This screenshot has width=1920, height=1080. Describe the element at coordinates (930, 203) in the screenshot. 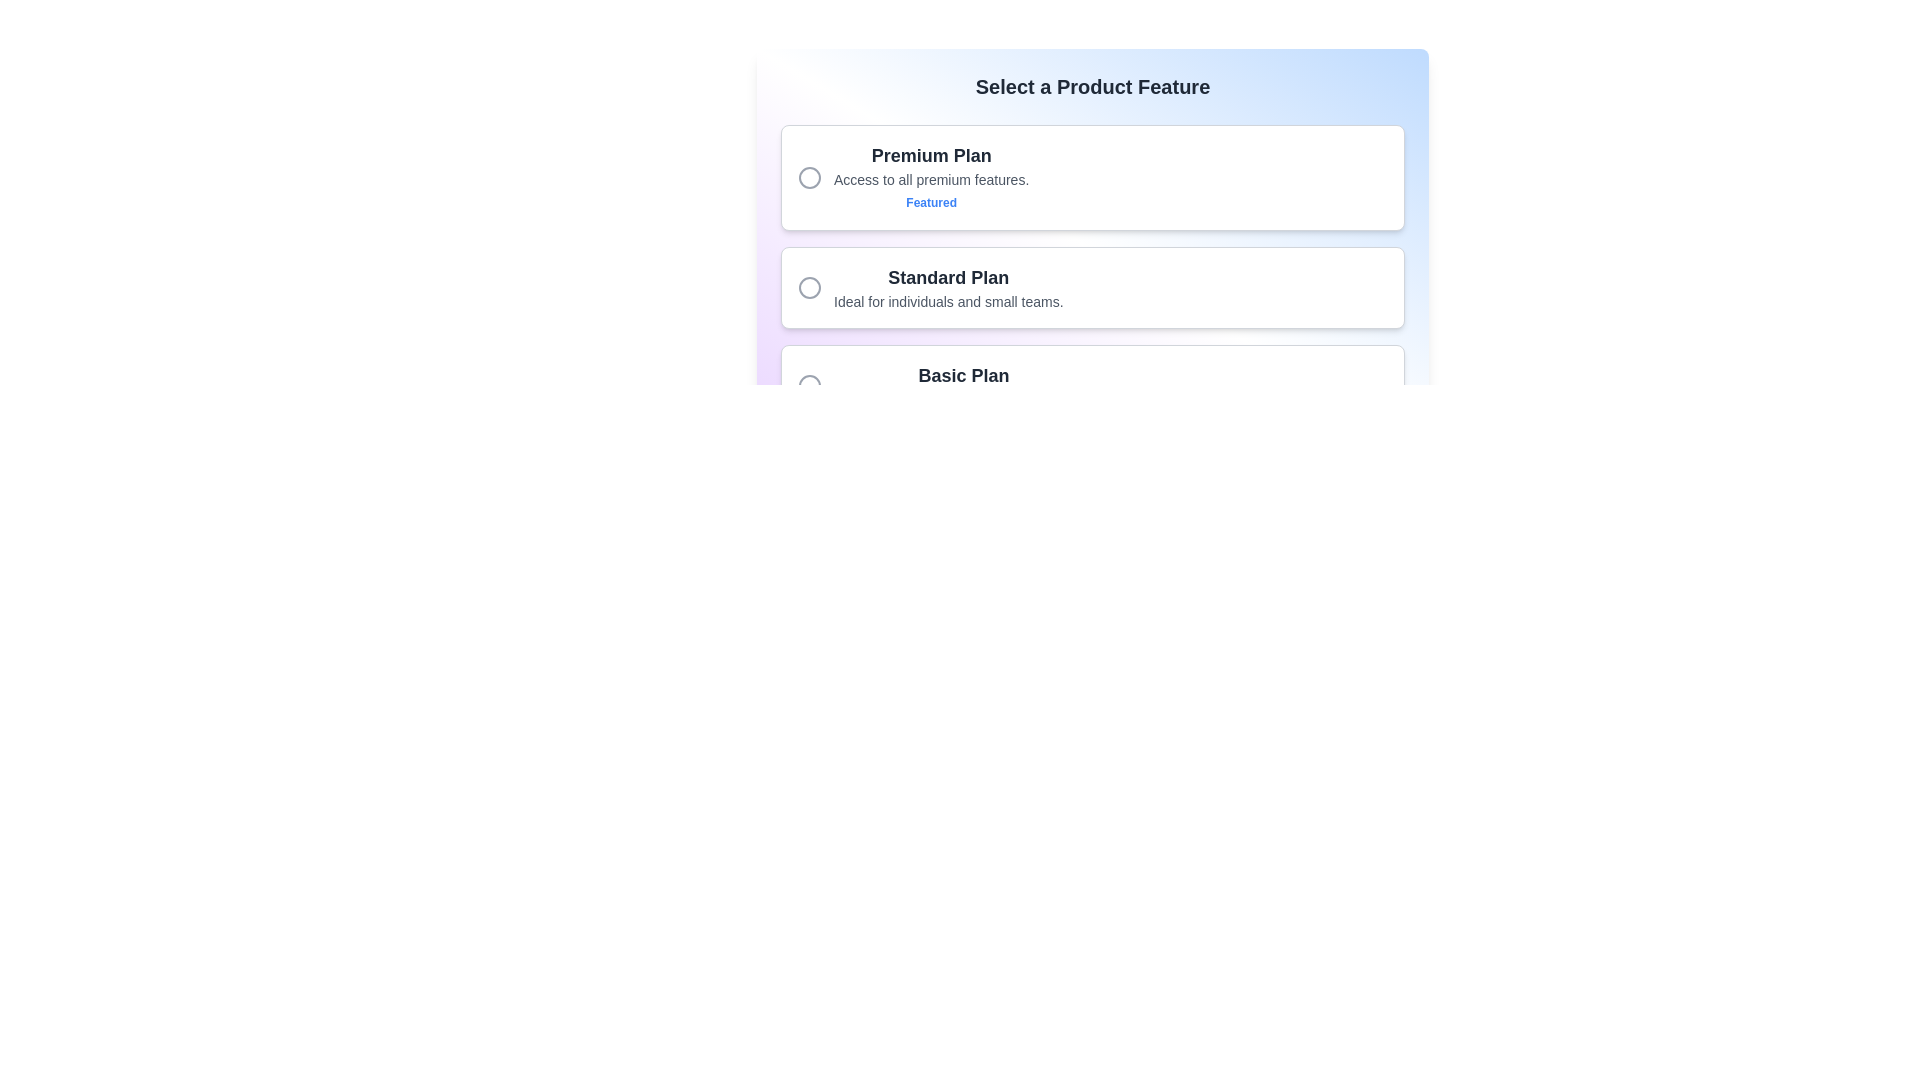

I see `the label emphasizing the 'Premium Plan', which is located under the 'Premium Plan' title and the description 'Access to all premium features.'` at that location.